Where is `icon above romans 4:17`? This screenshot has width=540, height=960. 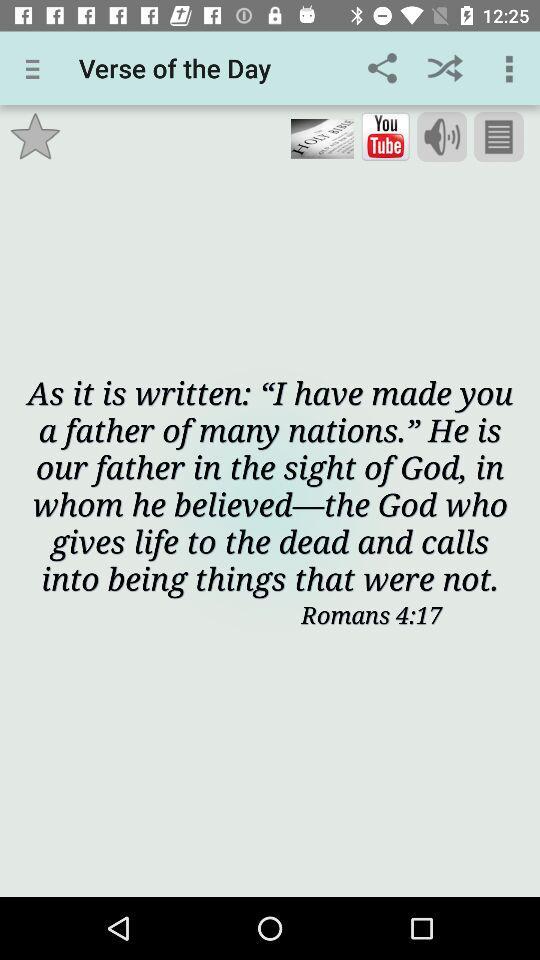 icon above romans 4:17 is located at coordinates (270, 484).